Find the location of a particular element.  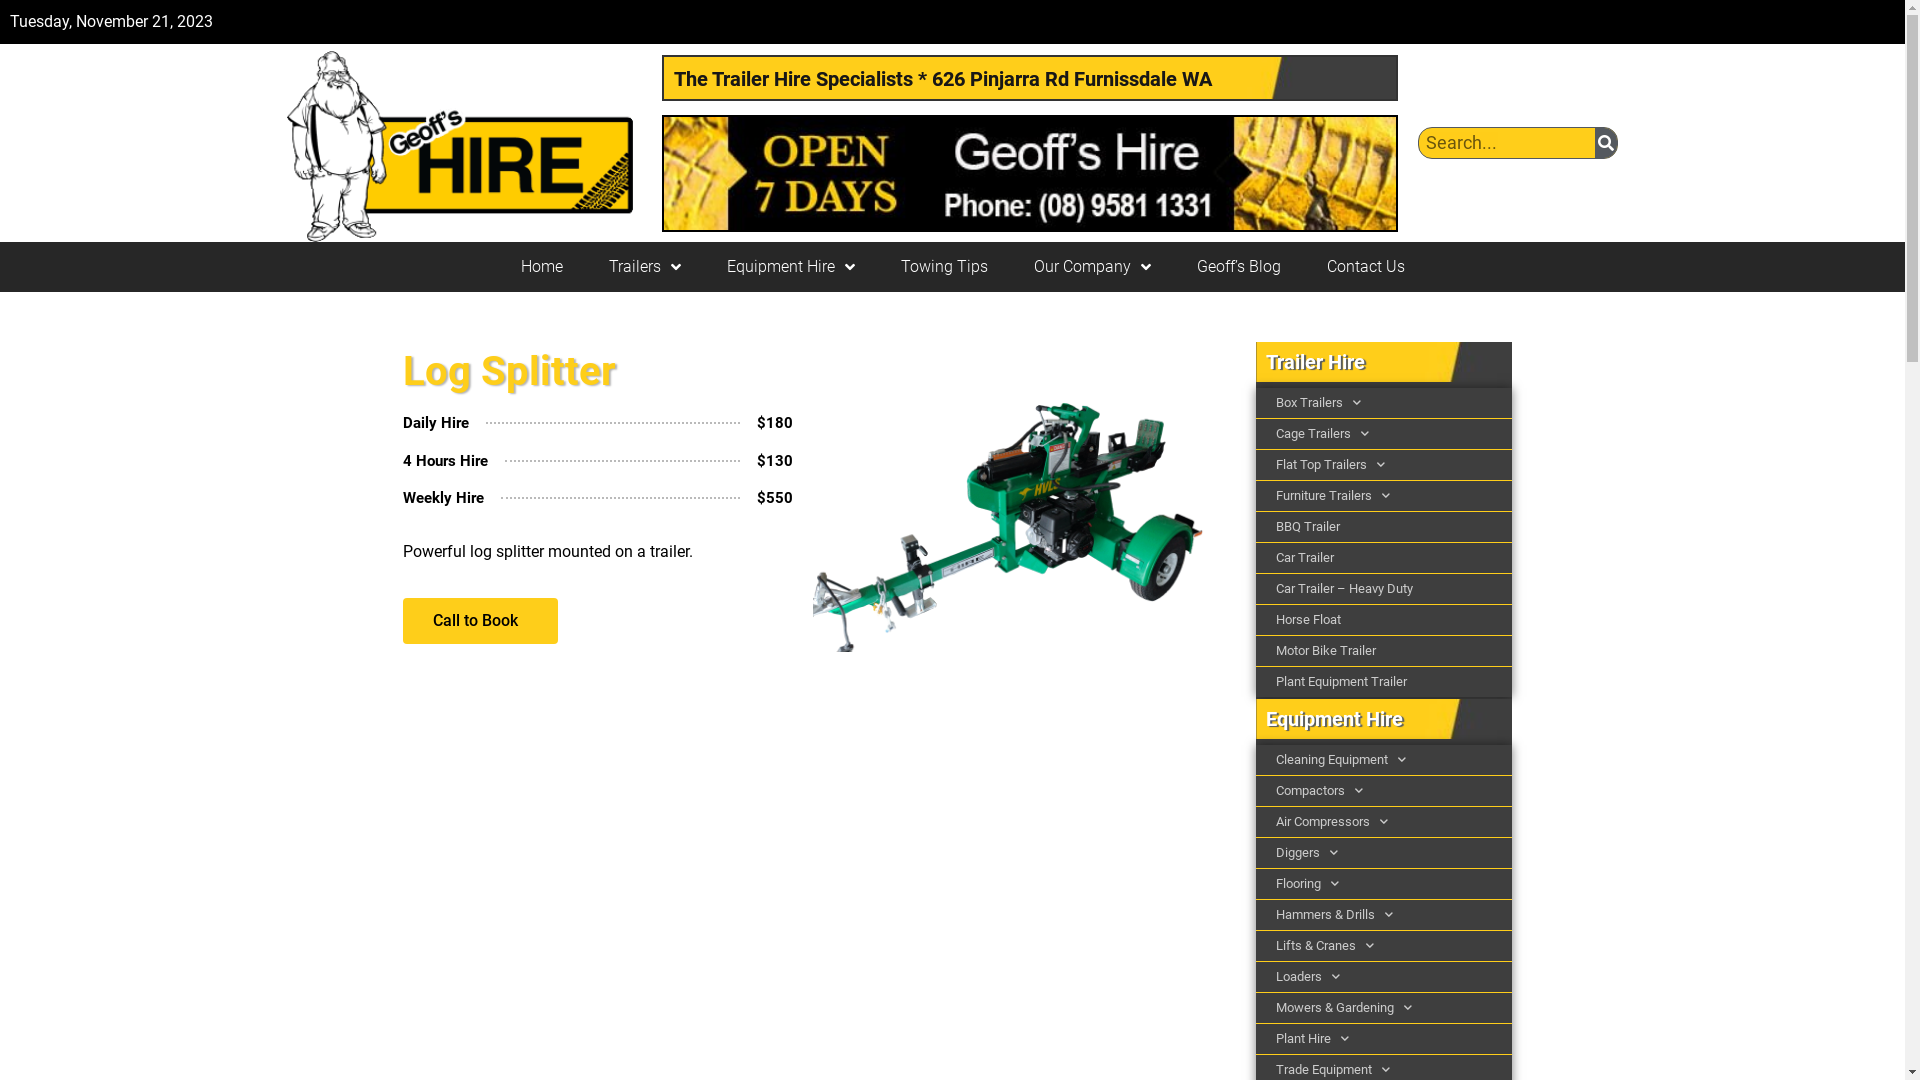

'Our Company' is located at coordinates (1091, 265).